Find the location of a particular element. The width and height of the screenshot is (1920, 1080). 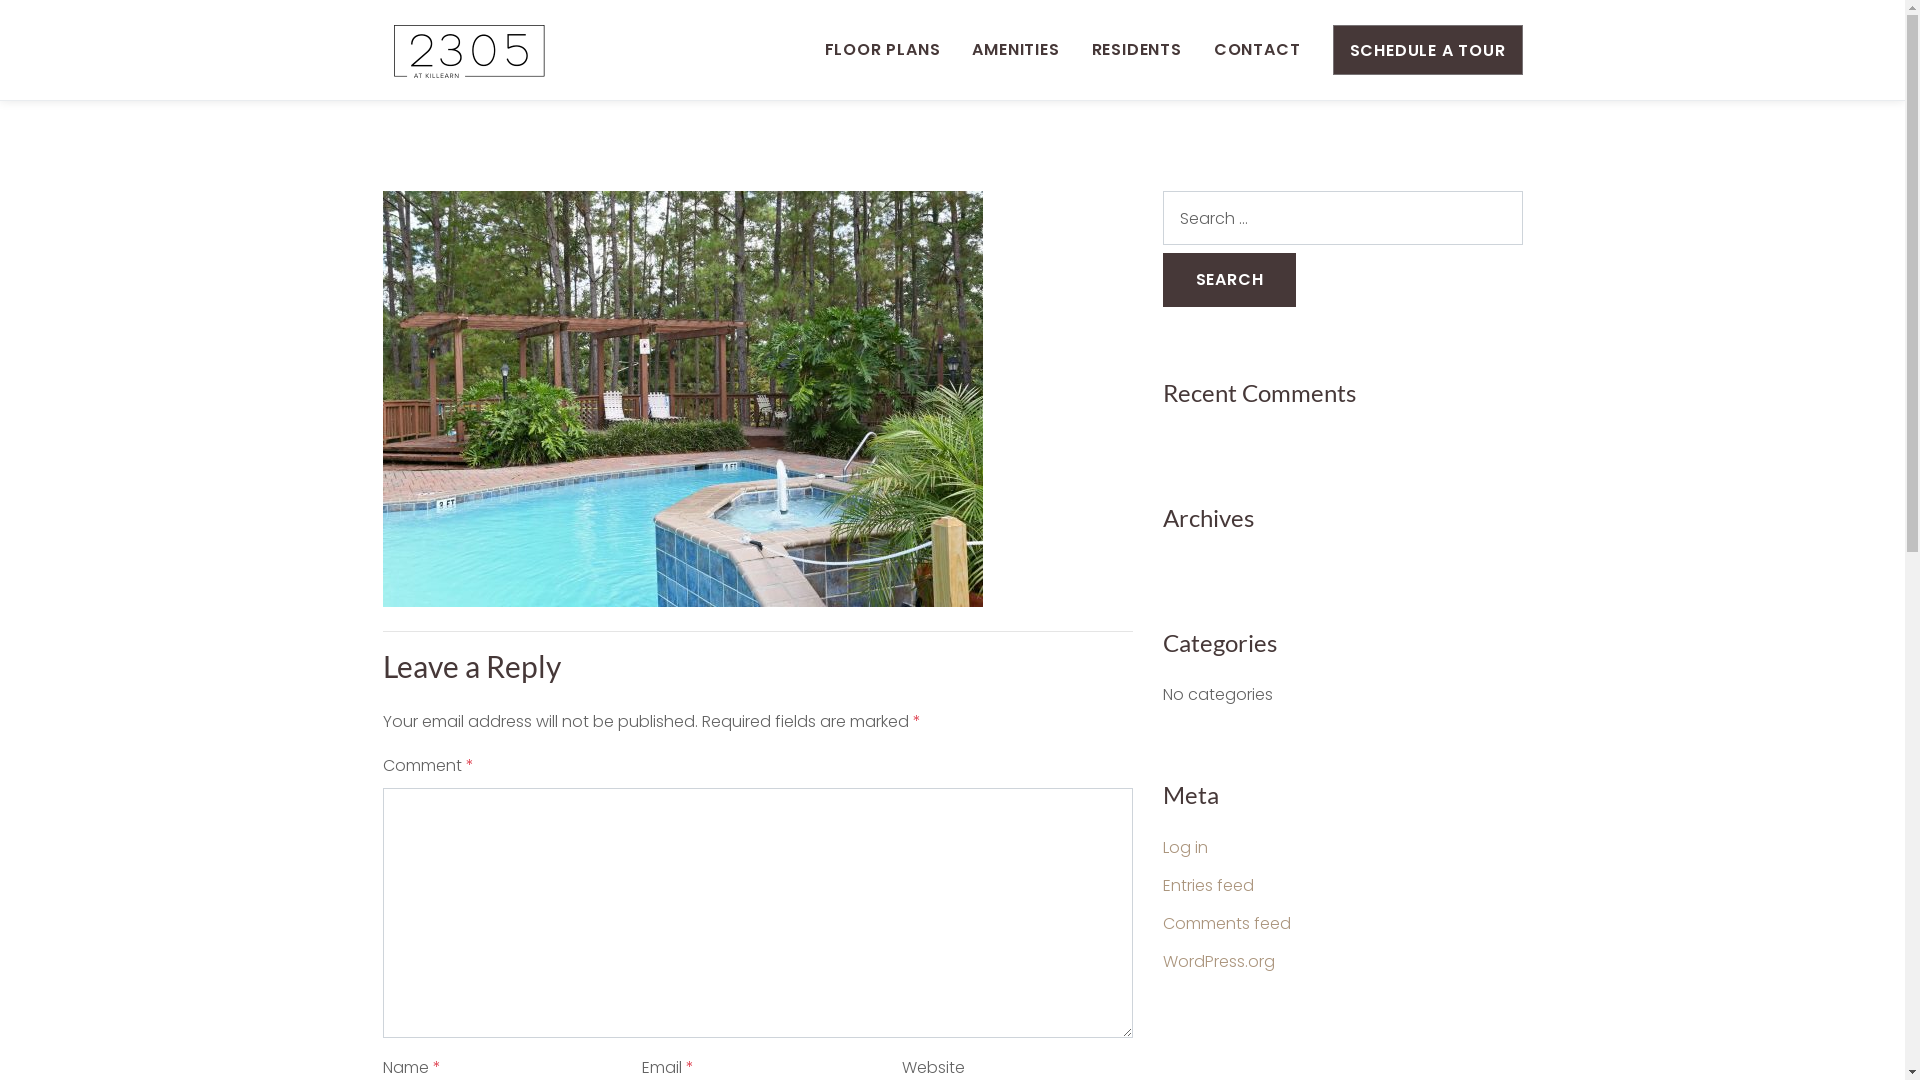

'FLOOR PLANS' is located at coordinates (825, 49).